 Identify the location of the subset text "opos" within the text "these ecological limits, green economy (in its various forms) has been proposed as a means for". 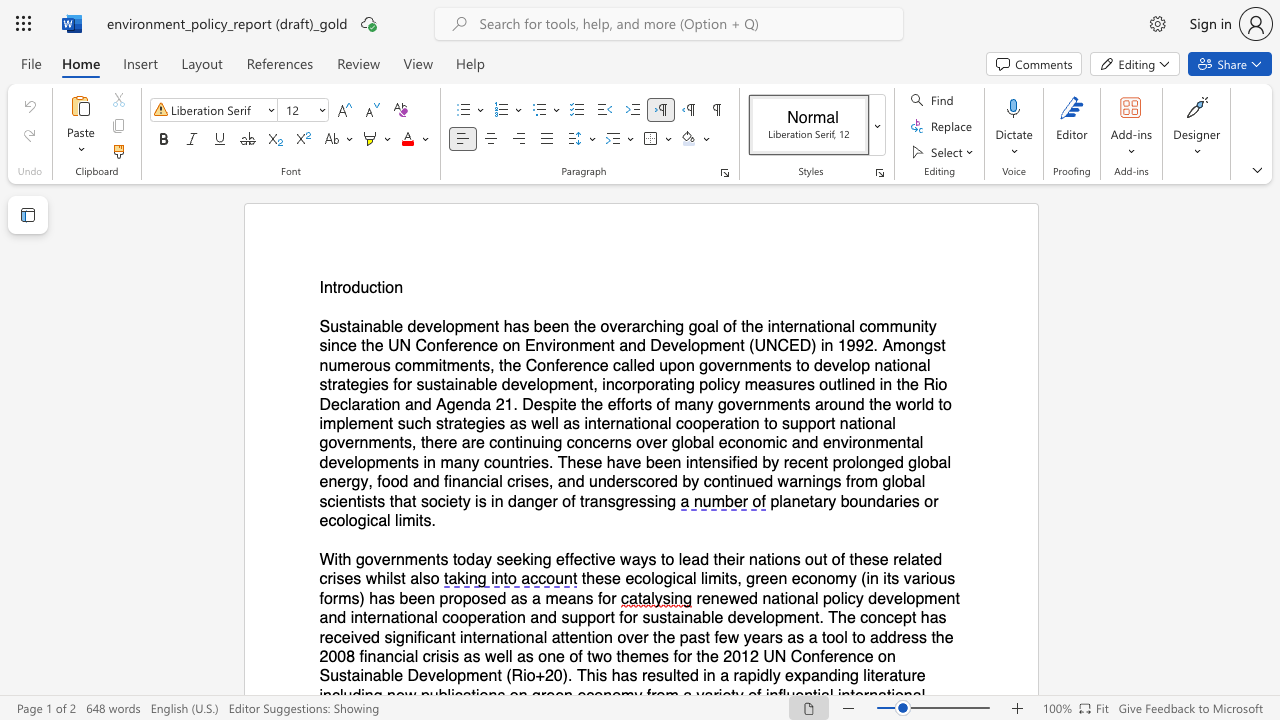
(452, 597).